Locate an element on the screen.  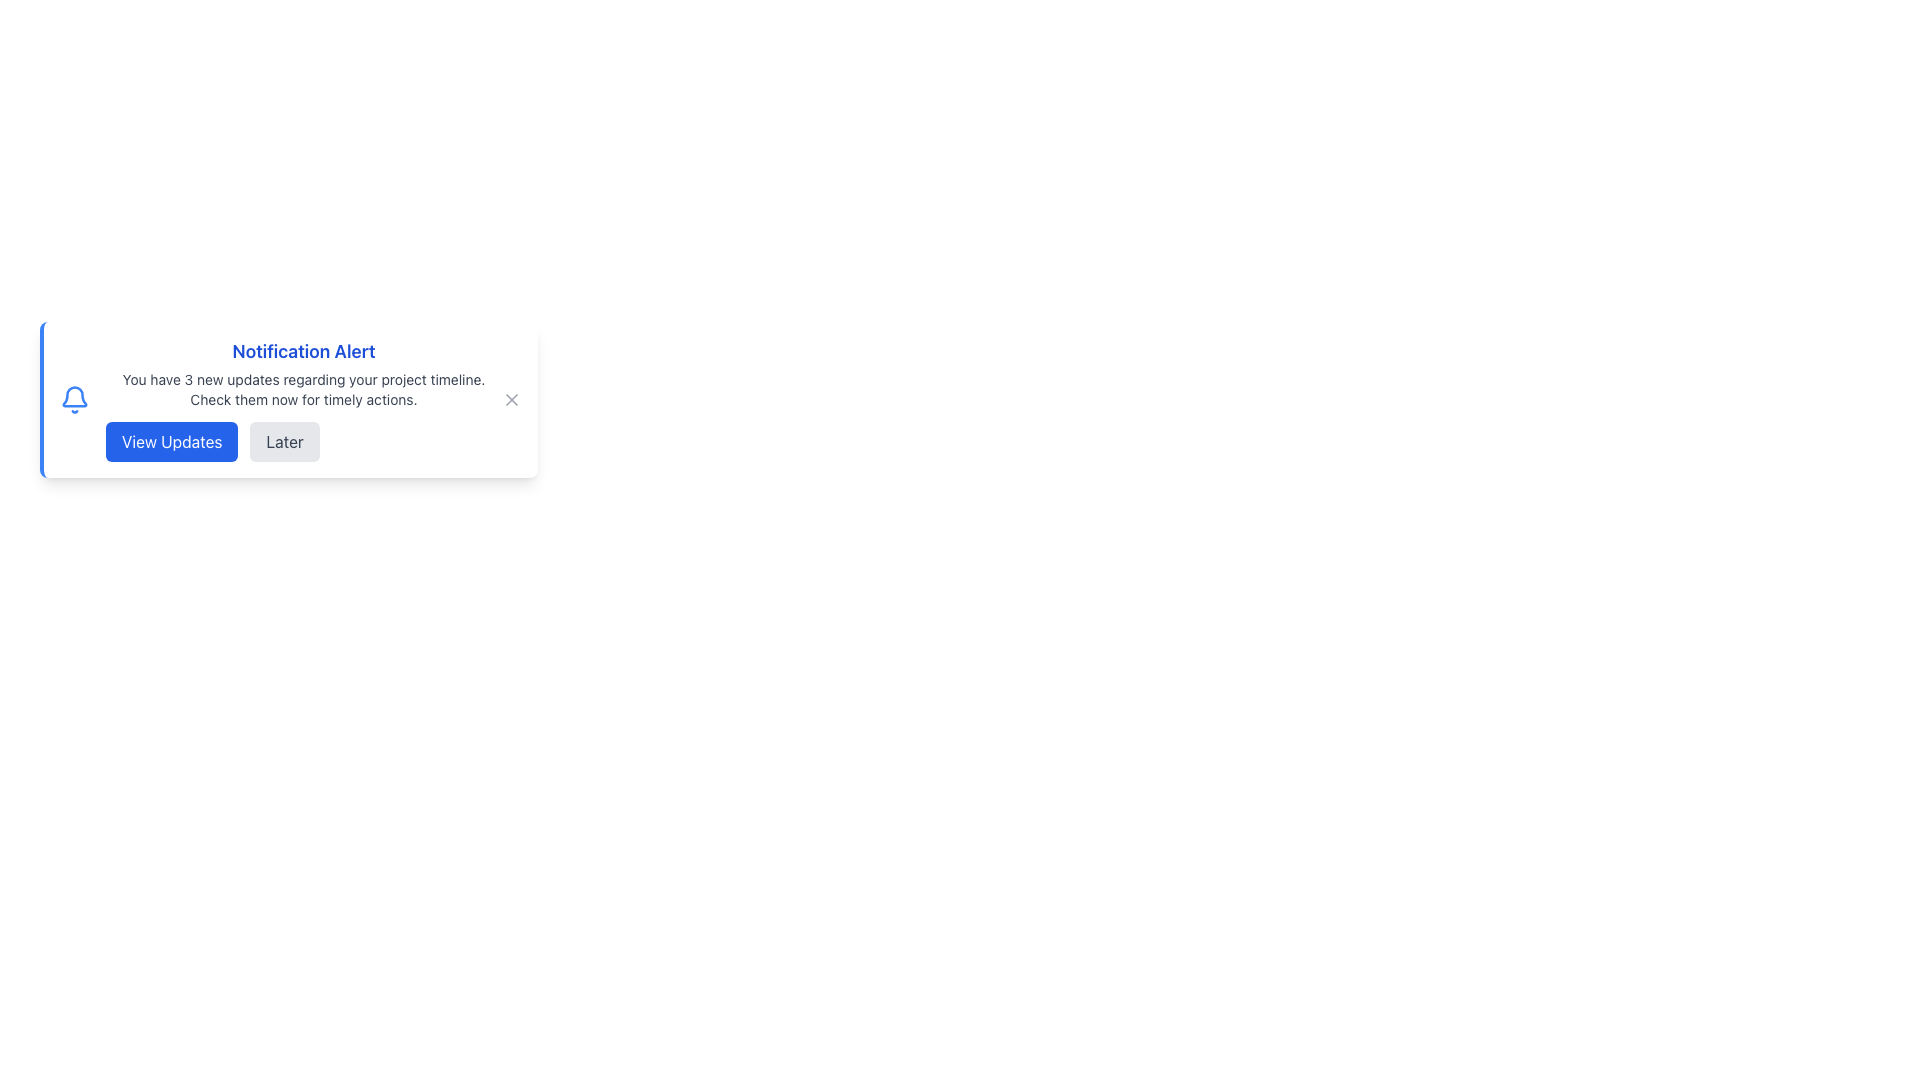
the 'Later' button located at the bottom right of the 'Notification Alert' box is located at coordinates (302, 441).